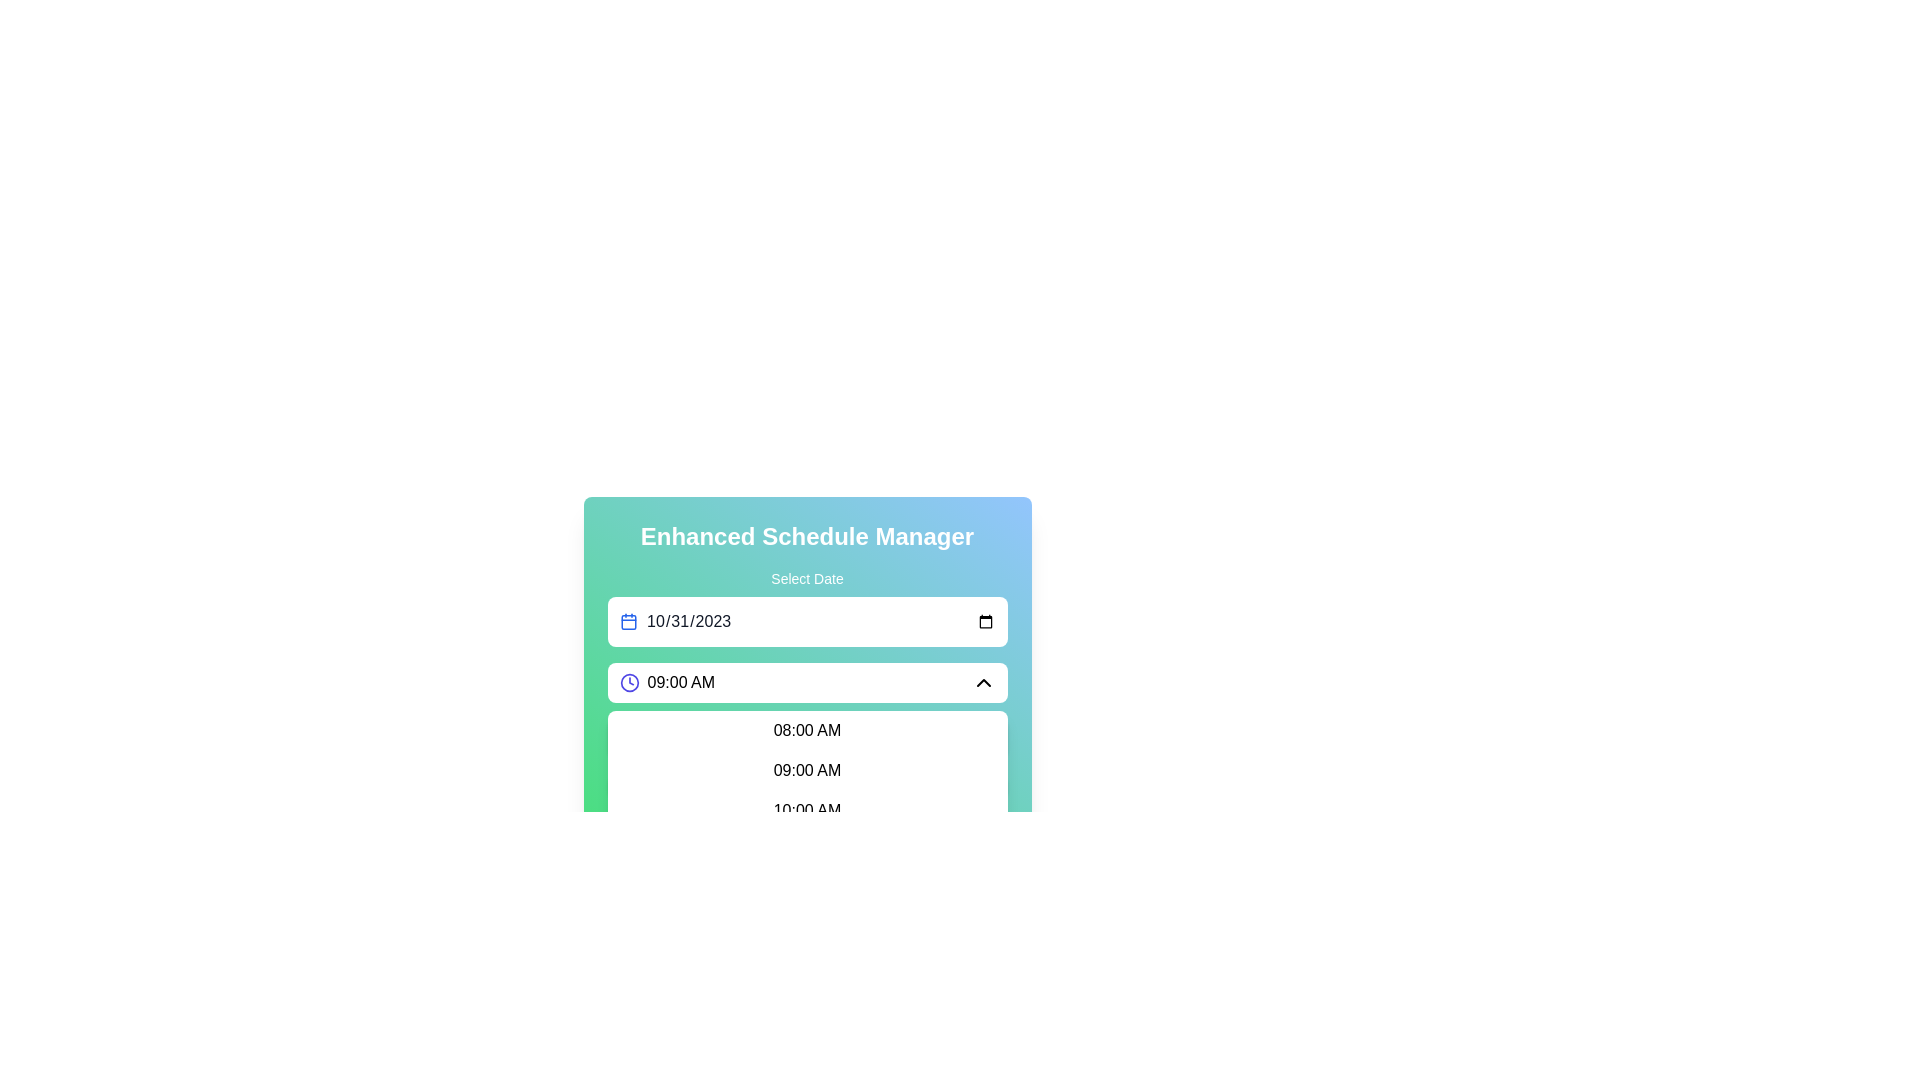 This screenshot has width=1920, height=1080. I want to click on the first time option '08:00 AM' in the dropdown menu, so click(807, 731).